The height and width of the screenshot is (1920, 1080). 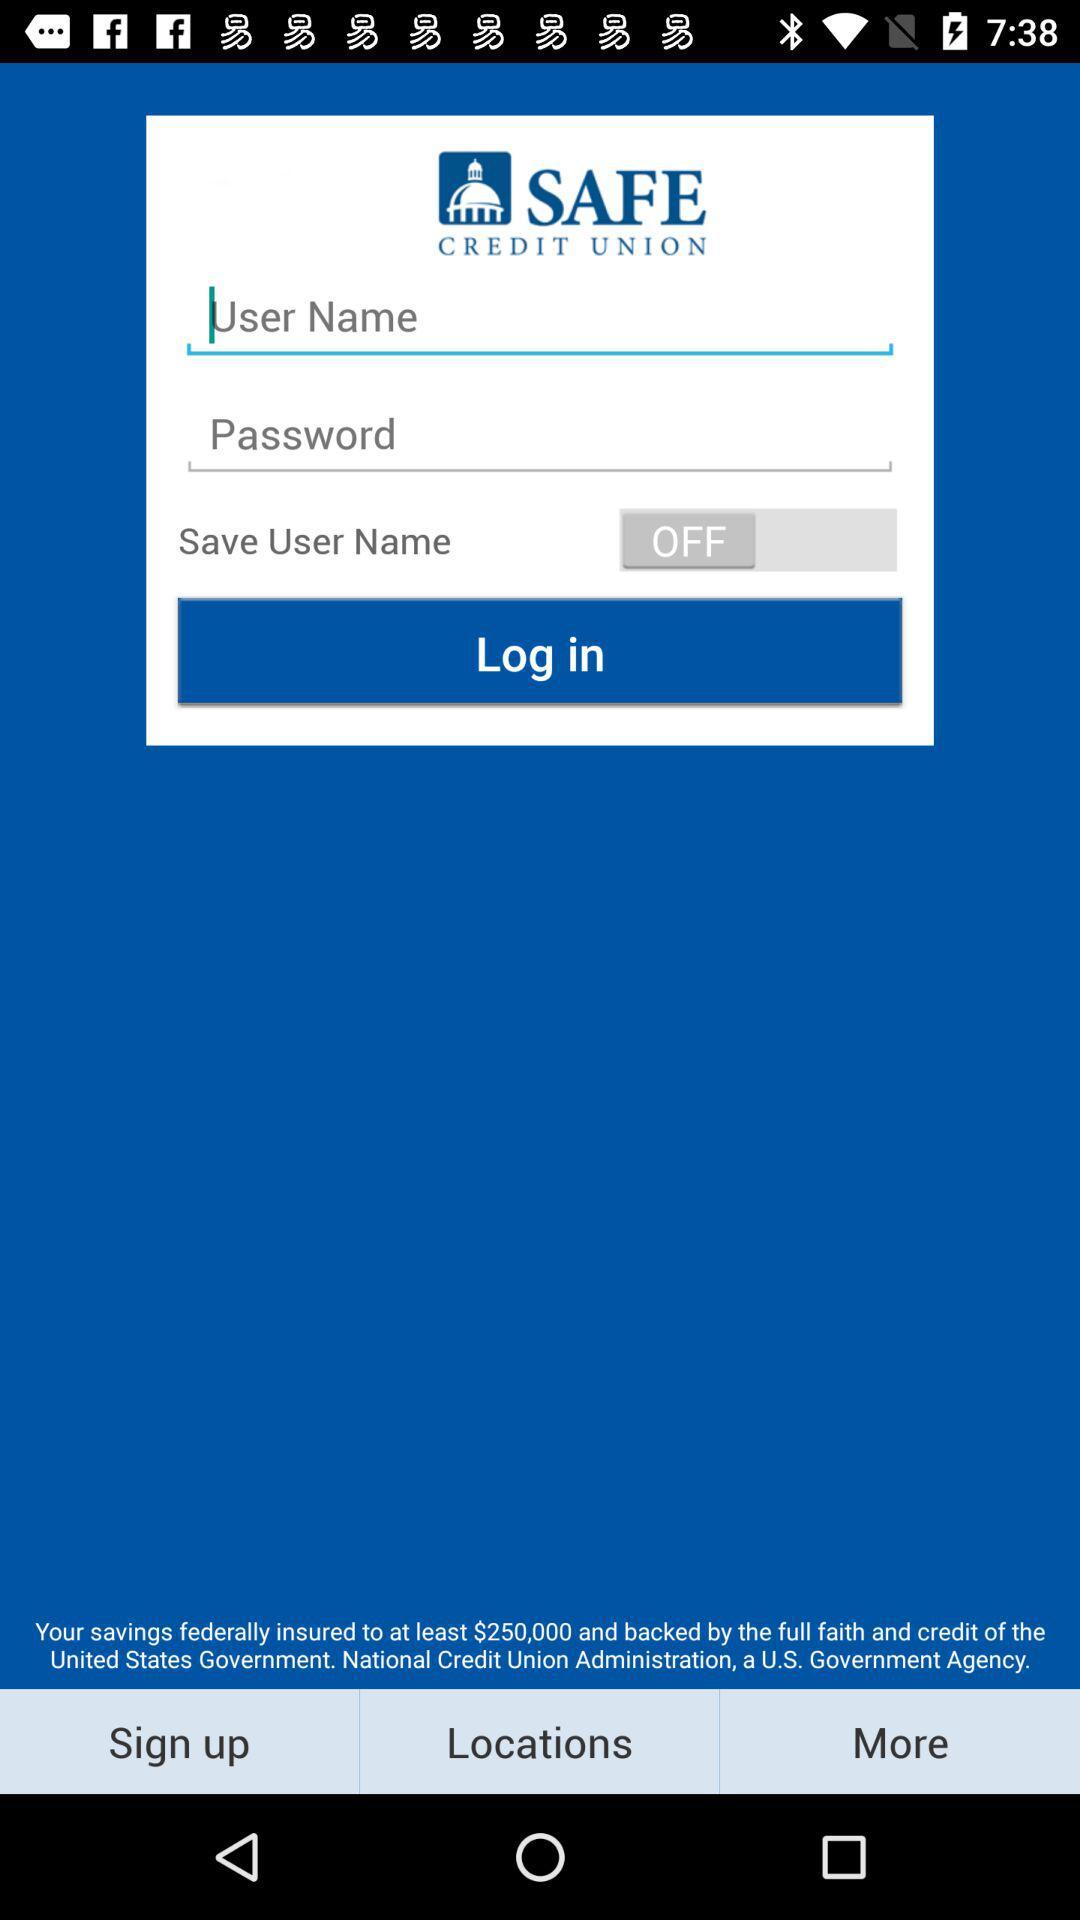 What do you see at coordinates (758, 539) in the screenshot?
I see `item to the right of save user name icon` at bounding box center [758, 539].